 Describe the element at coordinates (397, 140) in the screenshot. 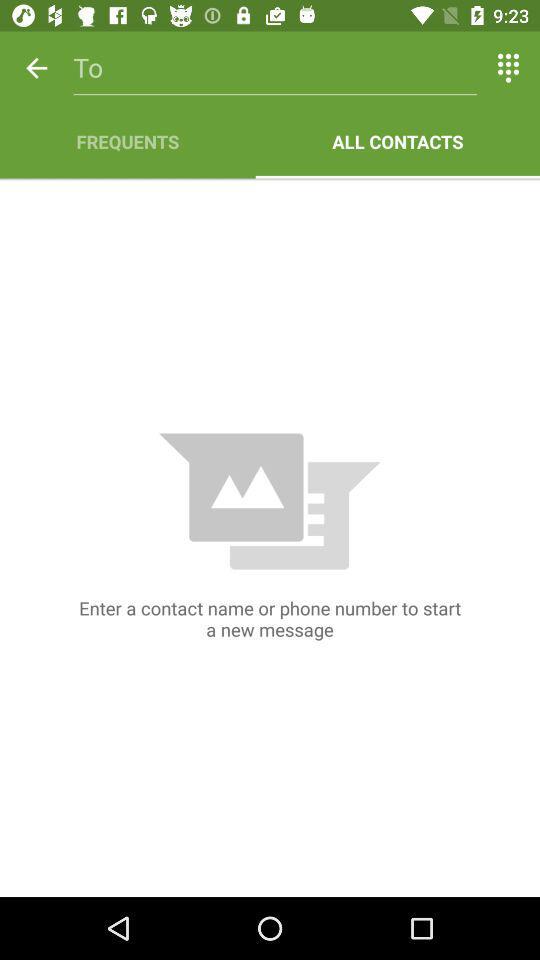

I see `icon to the right of the frequents` at that location.